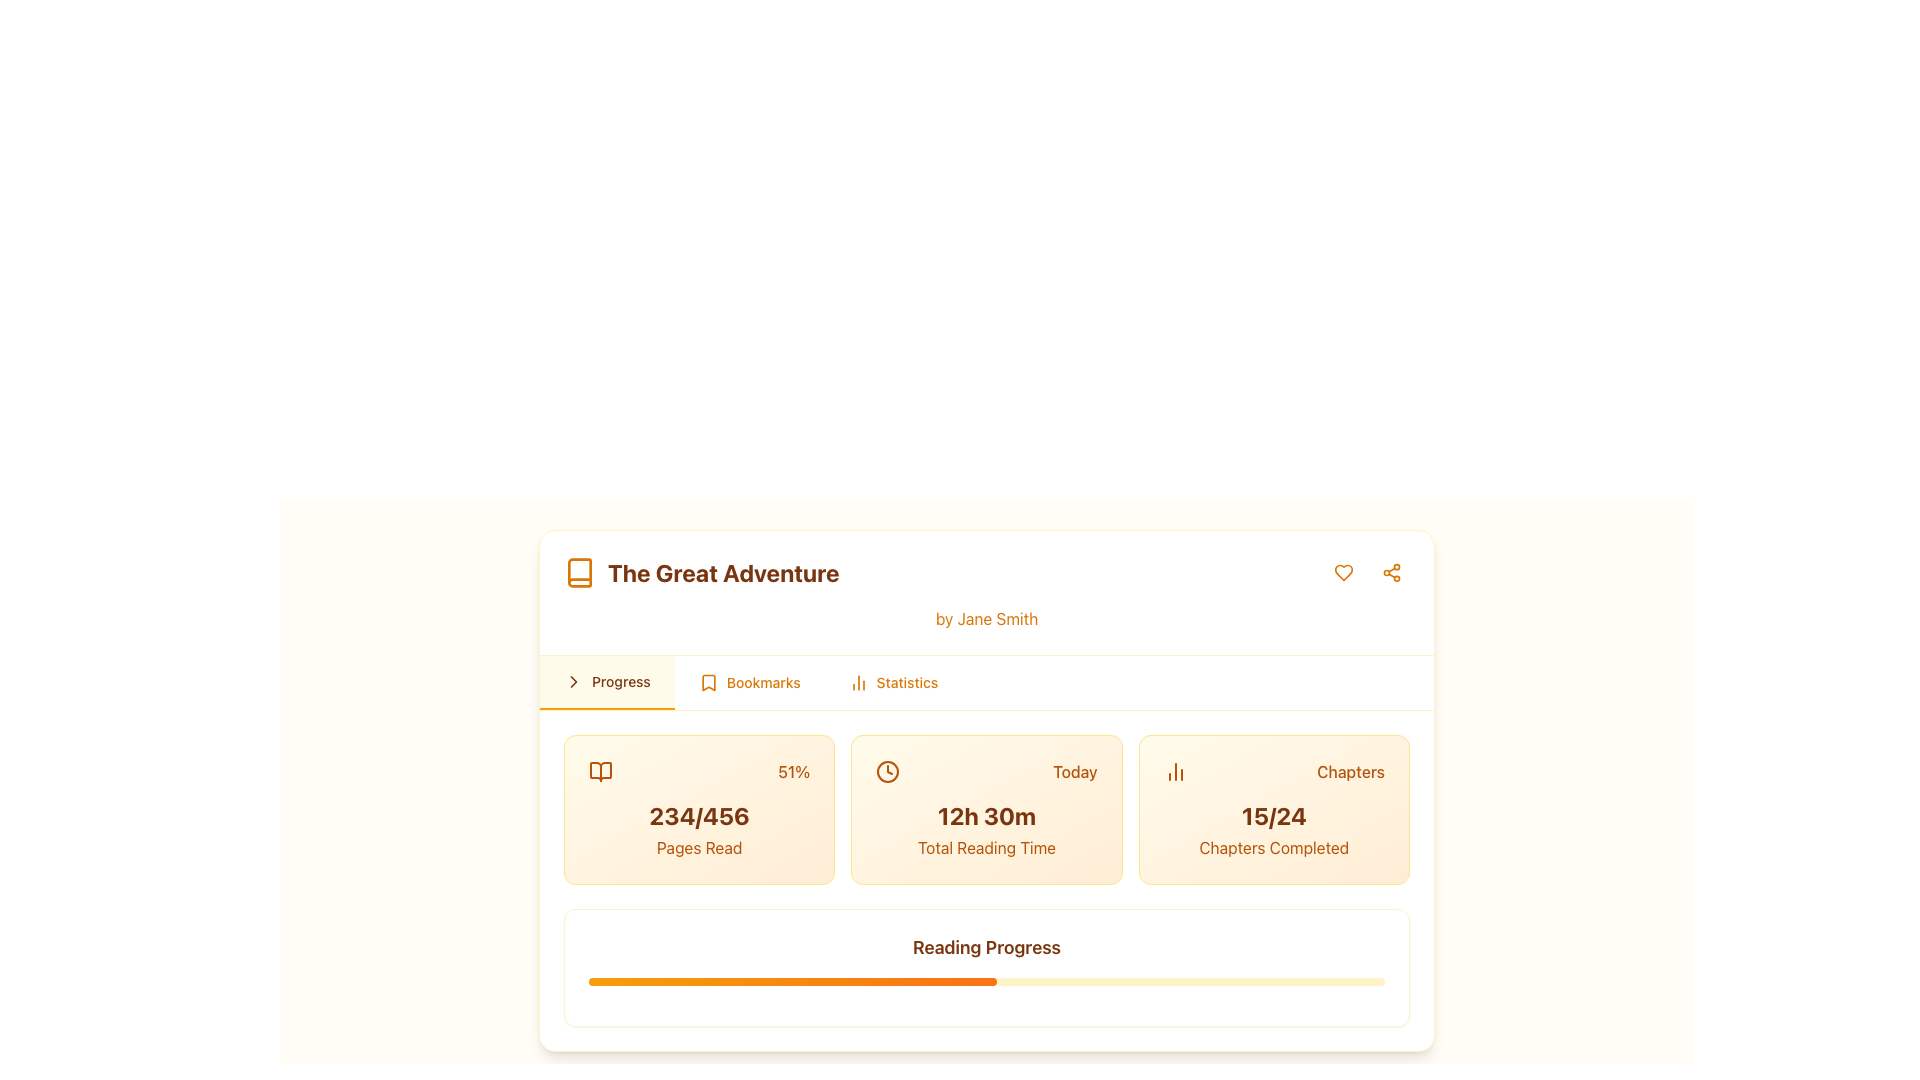 This screenshot has width=1920, height=1080. I want to click on the tabs in the reading progress dashboard card, so click(987, 789).